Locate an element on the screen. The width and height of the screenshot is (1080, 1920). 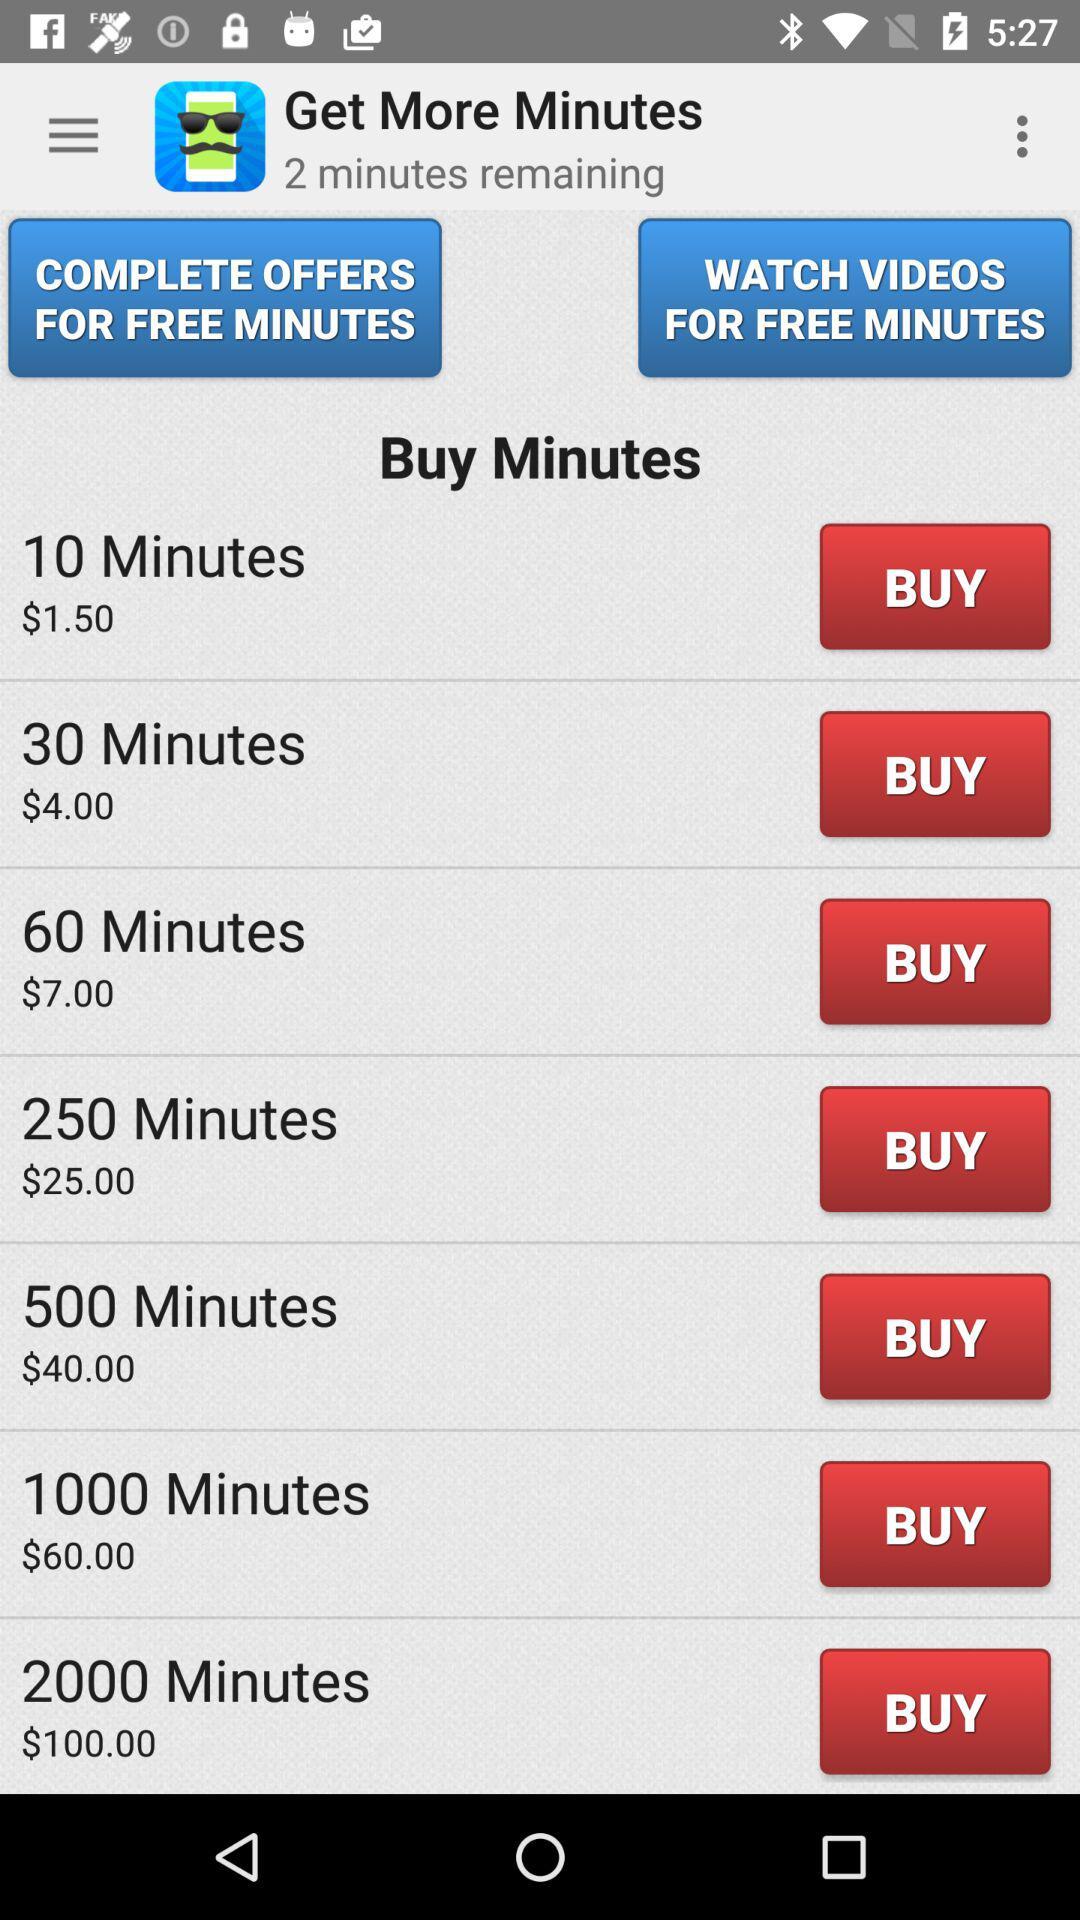
500 minutes icon is located at coordinates (180, 1303).